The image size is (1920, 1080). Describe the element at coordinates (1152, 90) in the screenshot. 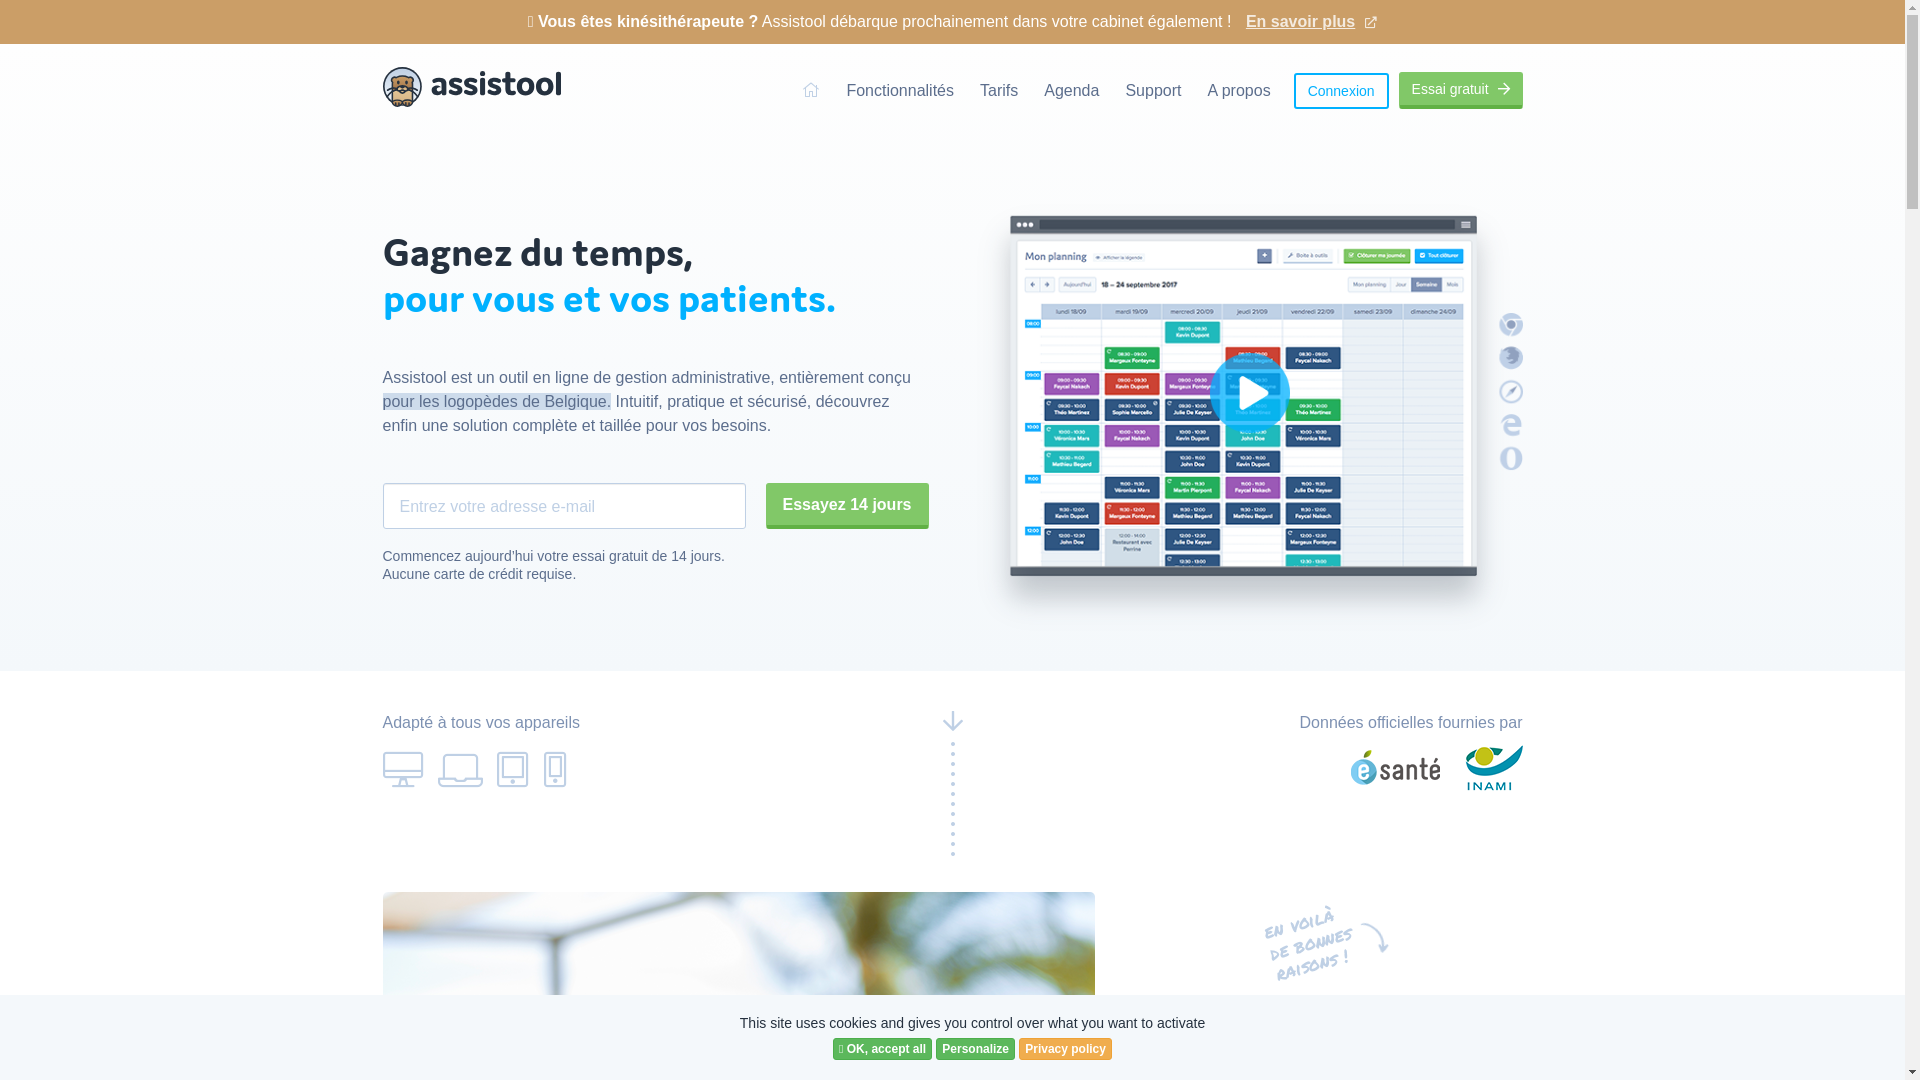

I see `'Support'` at that location.